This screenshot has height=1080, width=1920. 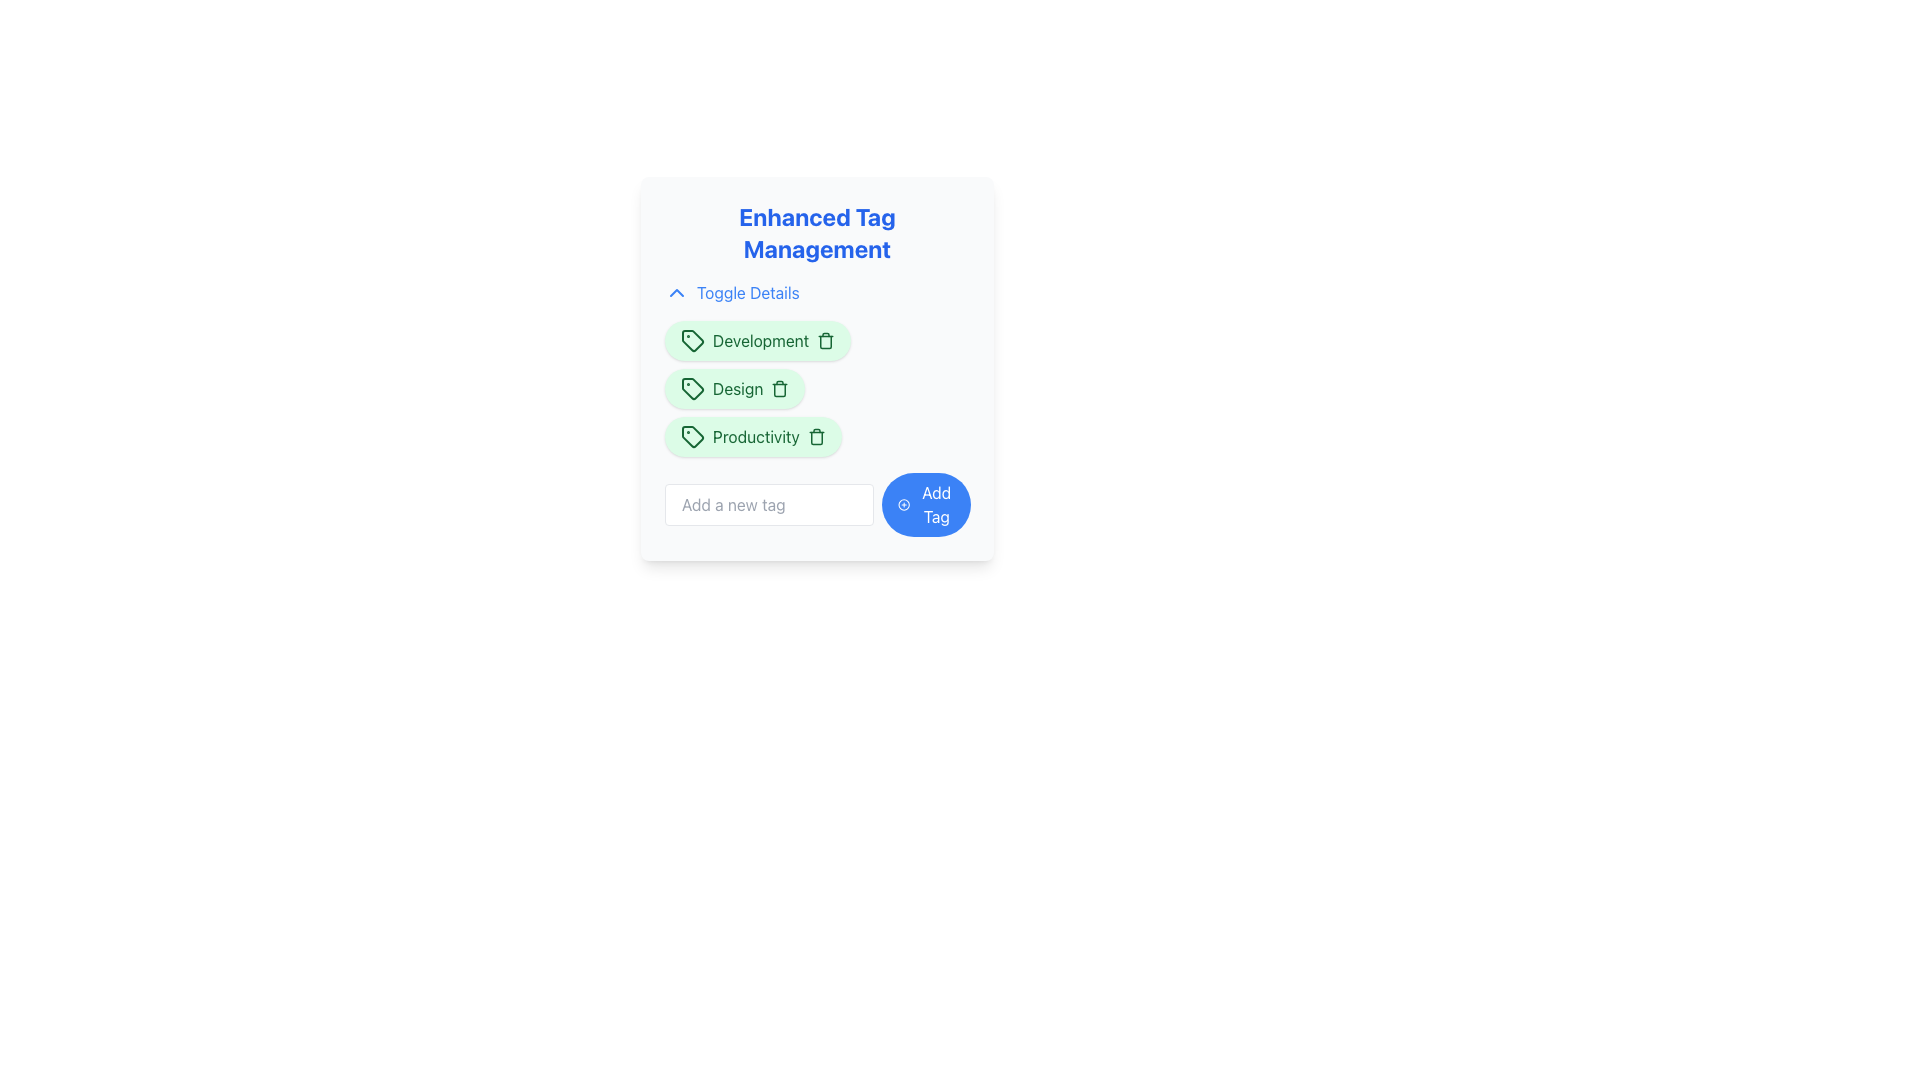 I want to click on the 'Development' tag element located in the main section under 'Enhanced Tag Management', so click(x=757, y=339).